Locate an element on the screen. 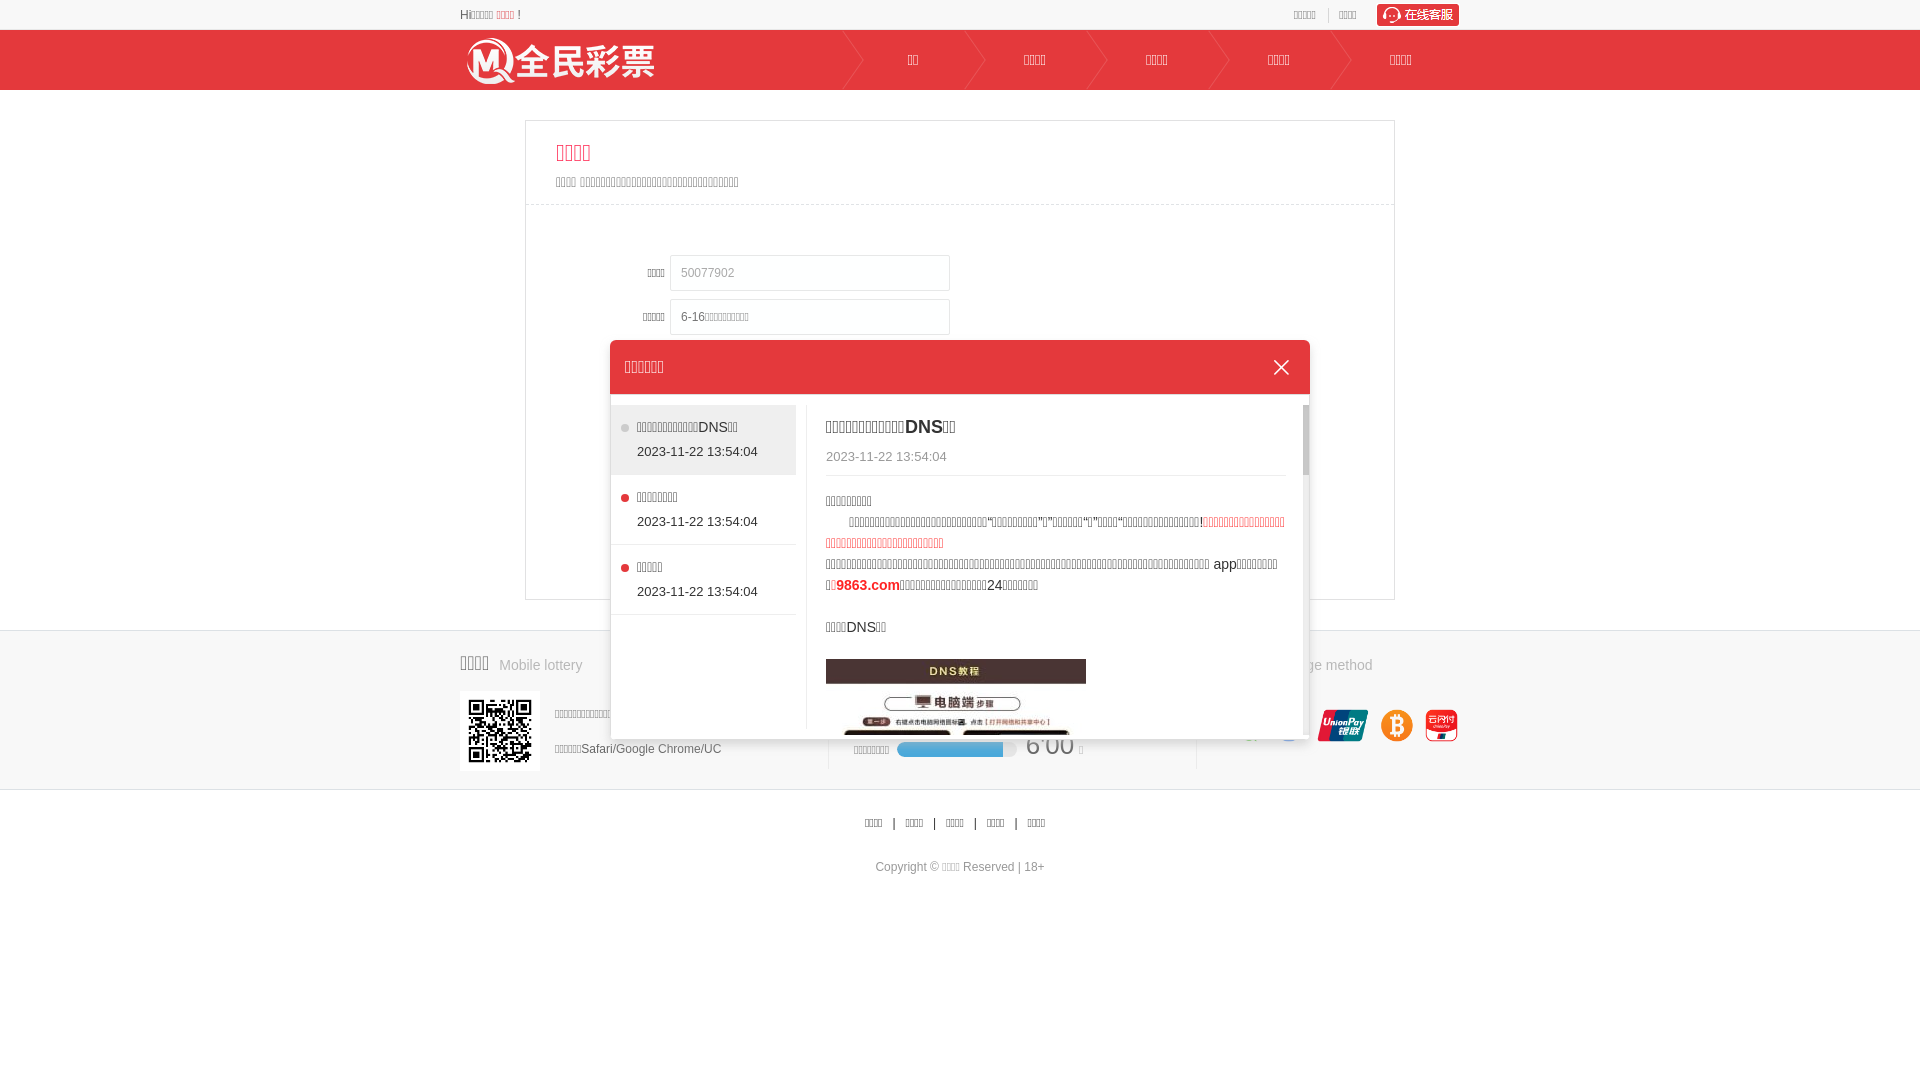  '|' is located at coordinates (933, 823).